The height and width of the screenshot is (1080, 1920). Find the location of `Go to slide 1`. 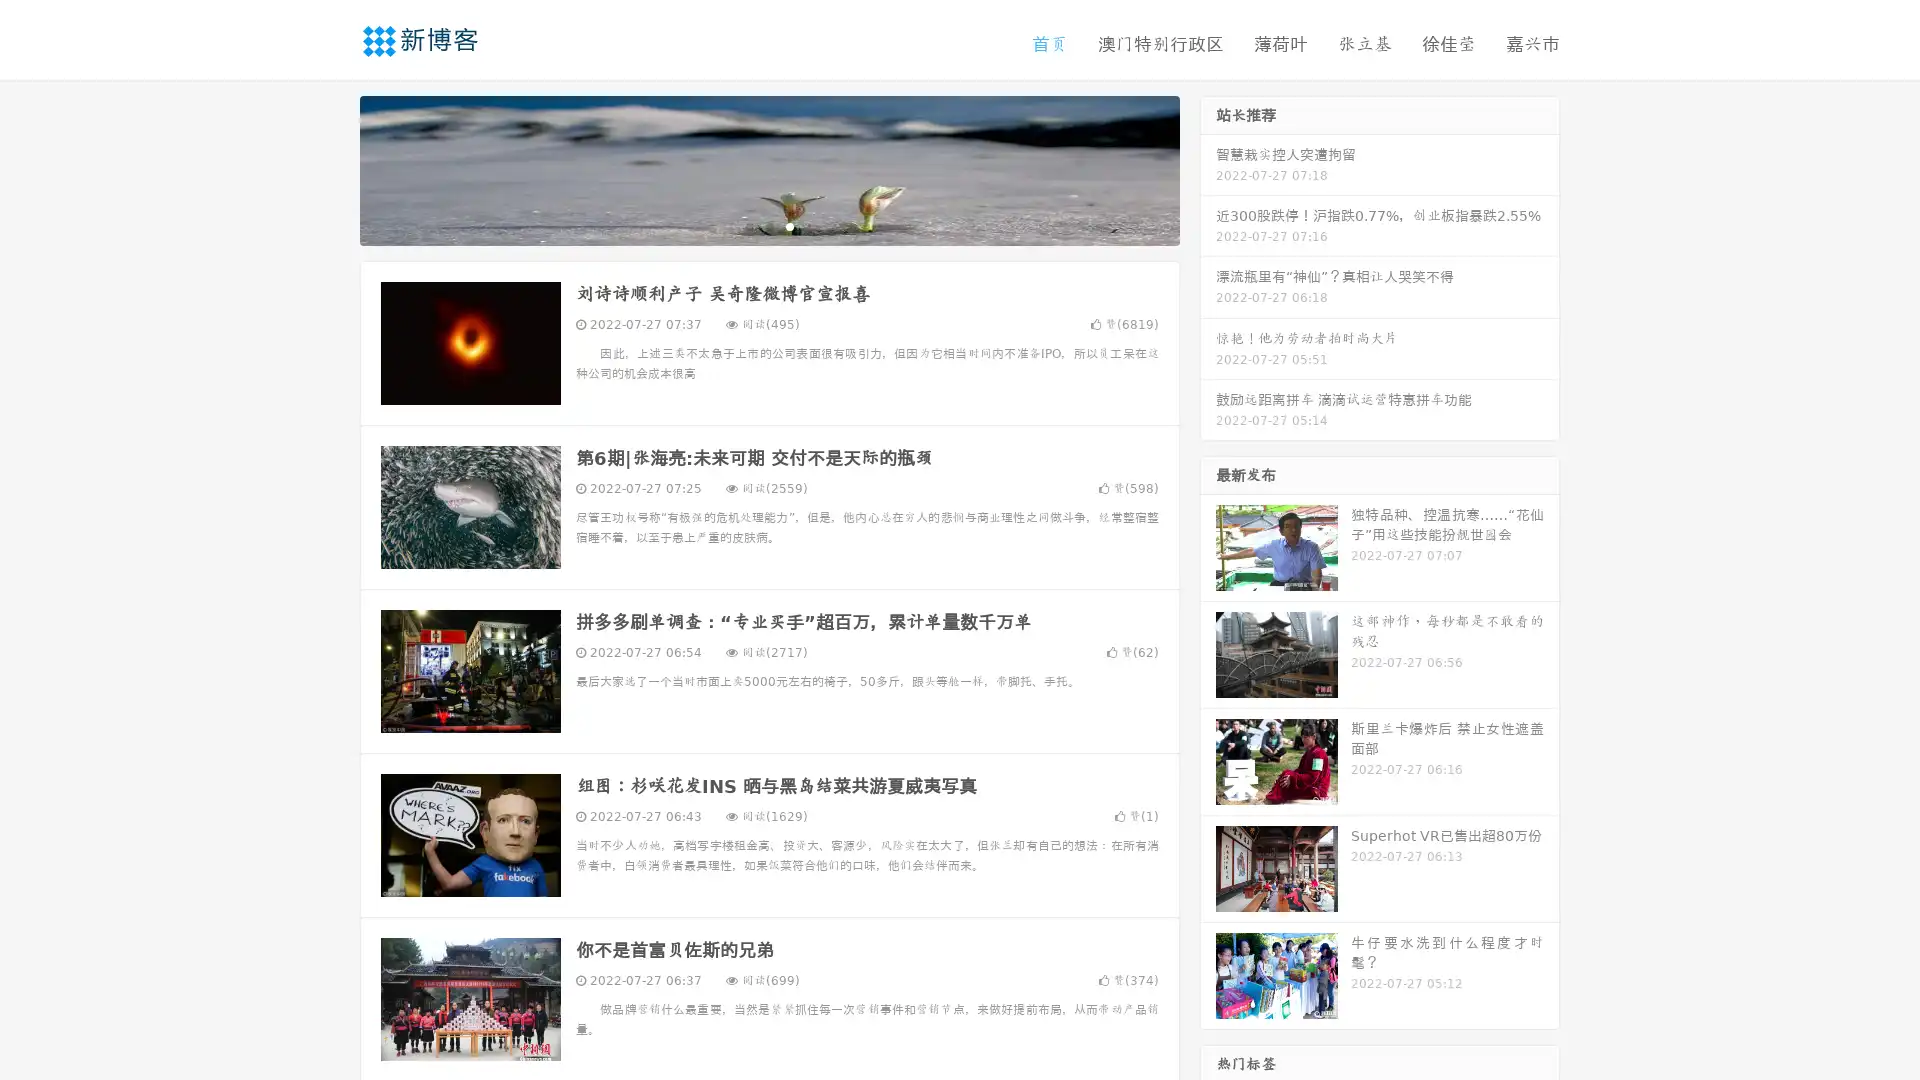

Go to slide 1 is located at coordinates (748, 225).